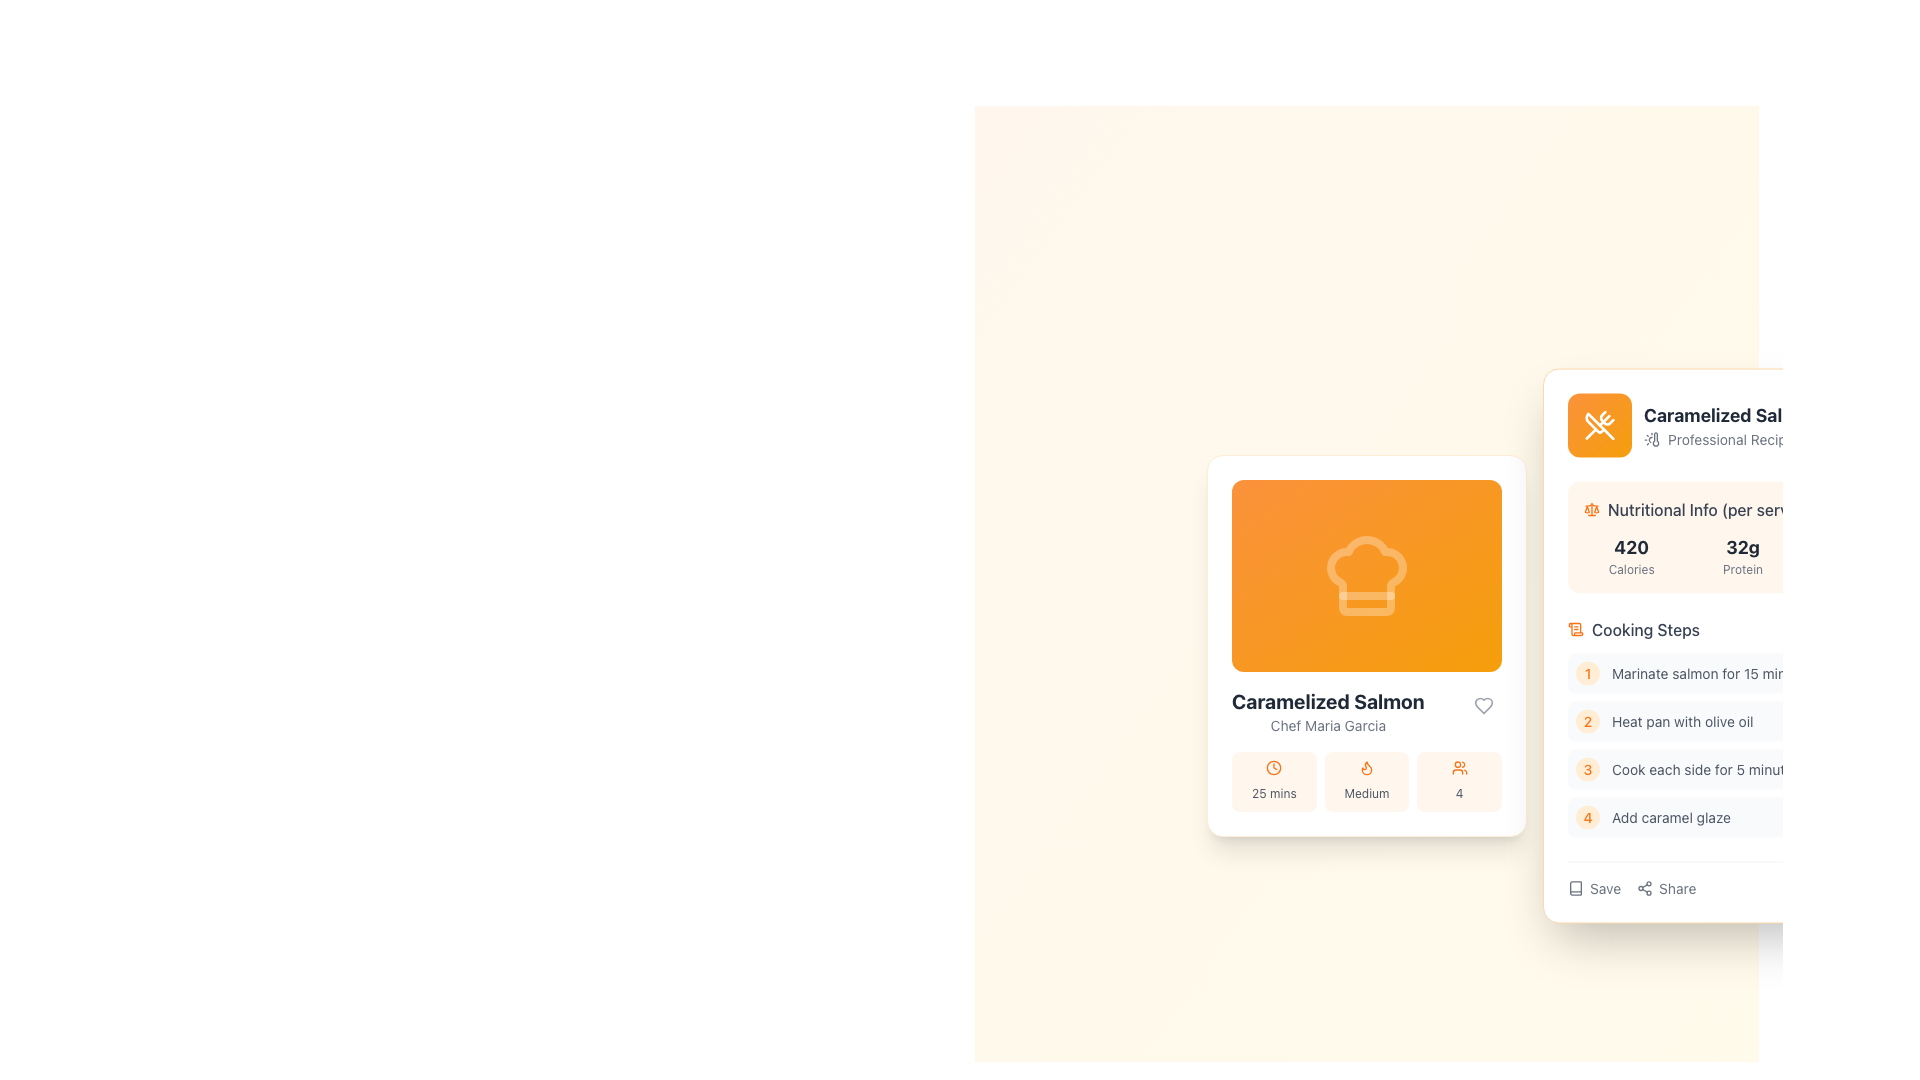 This screenshot has height=1080, width=1920. I want to click on the 'Caramelized Salmon' text display with the subtitle 'Professional Recipe' located in the top section of the rightmost card, directly below the orange gradient icon of crossed utensils, so click(1731, 424).